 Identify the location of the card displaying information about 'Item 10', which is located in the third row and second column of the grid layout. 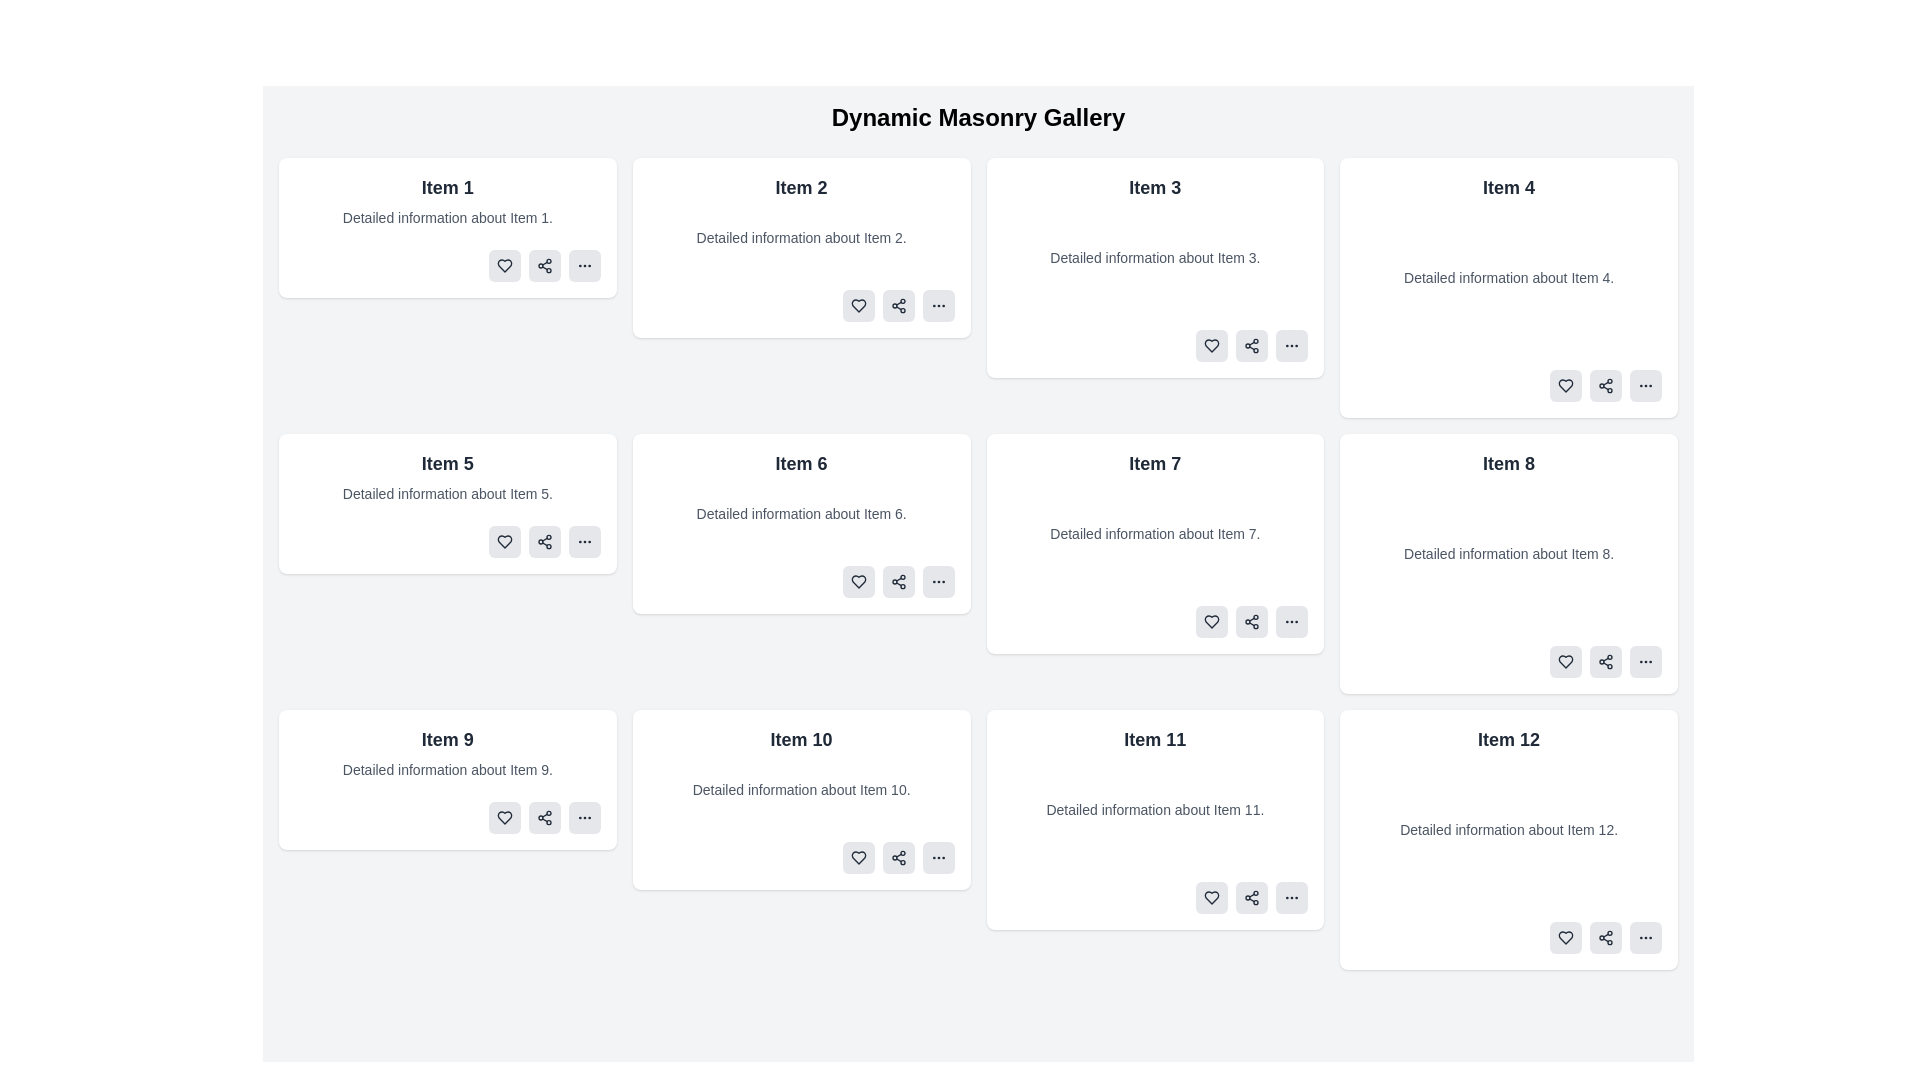
(801, 798).